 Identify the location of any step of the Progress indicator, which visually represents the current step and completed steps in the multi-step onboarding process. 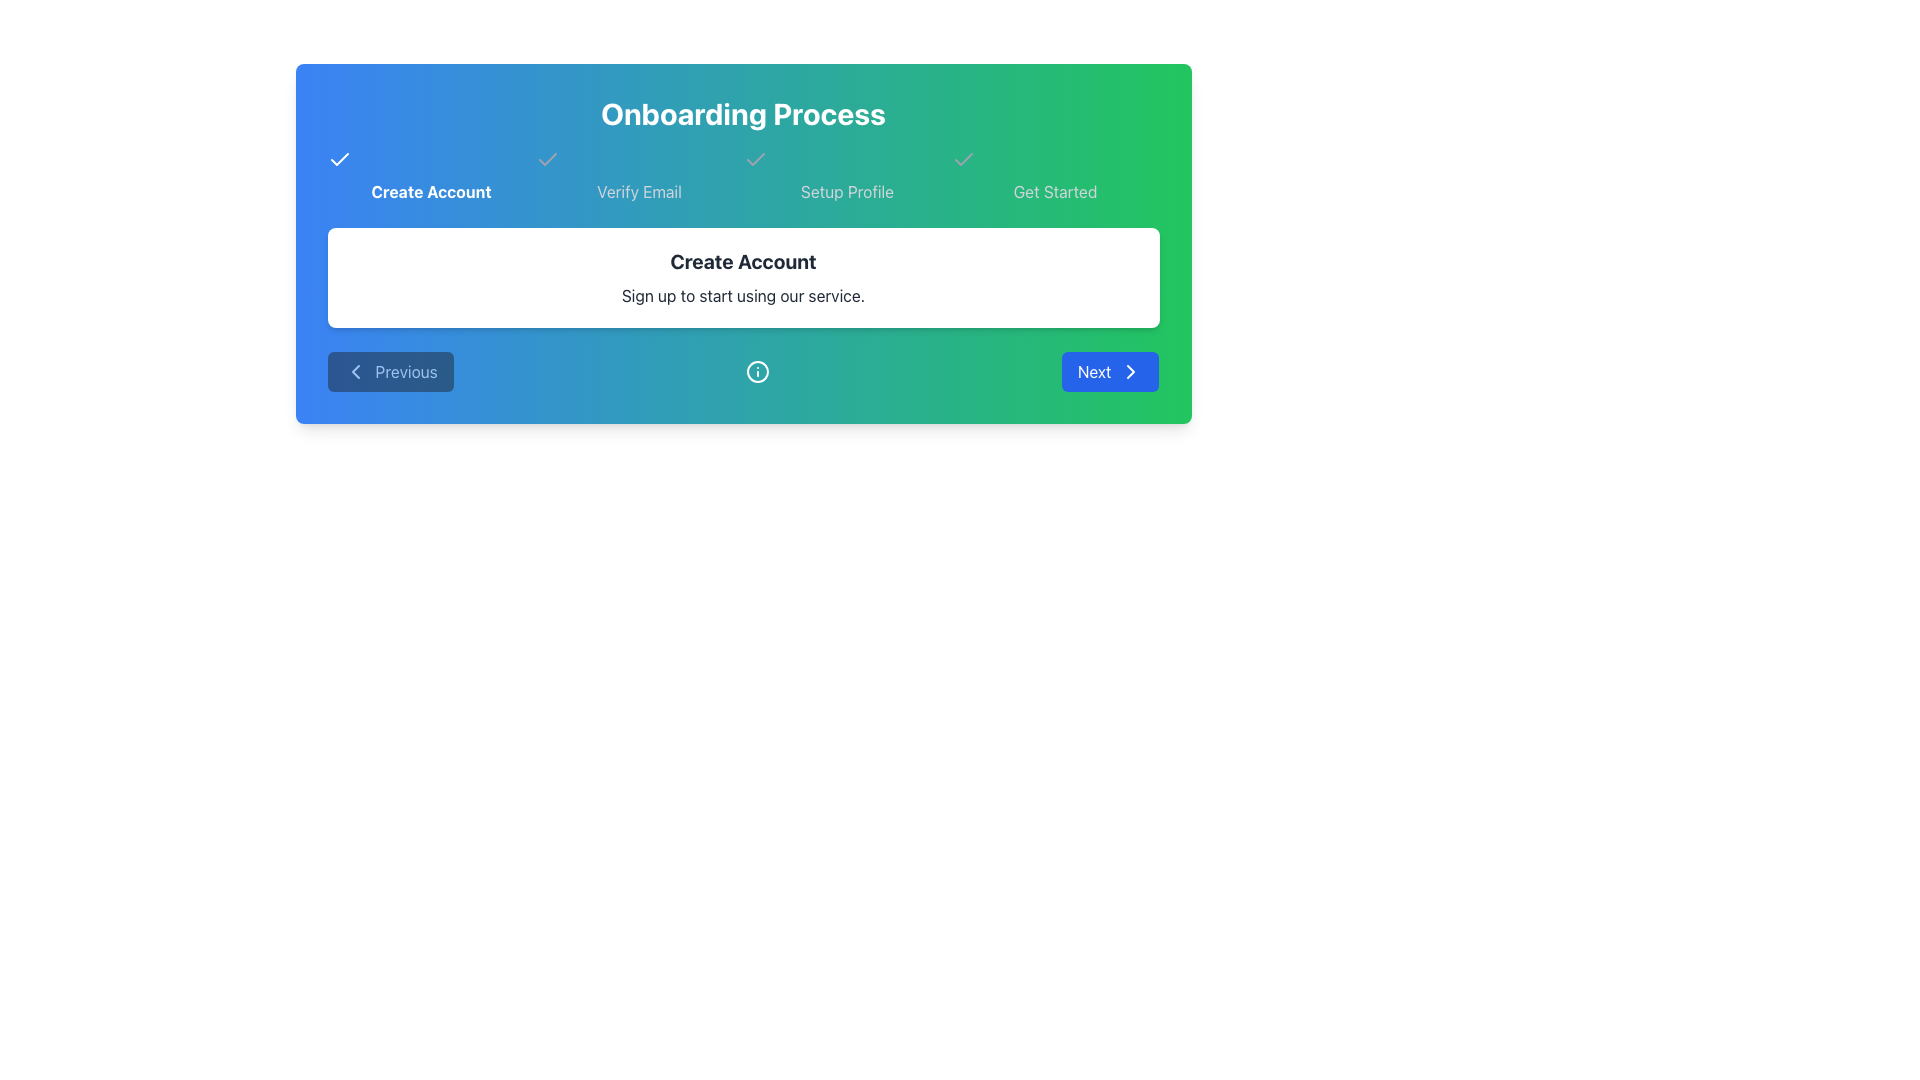
(742, 175).